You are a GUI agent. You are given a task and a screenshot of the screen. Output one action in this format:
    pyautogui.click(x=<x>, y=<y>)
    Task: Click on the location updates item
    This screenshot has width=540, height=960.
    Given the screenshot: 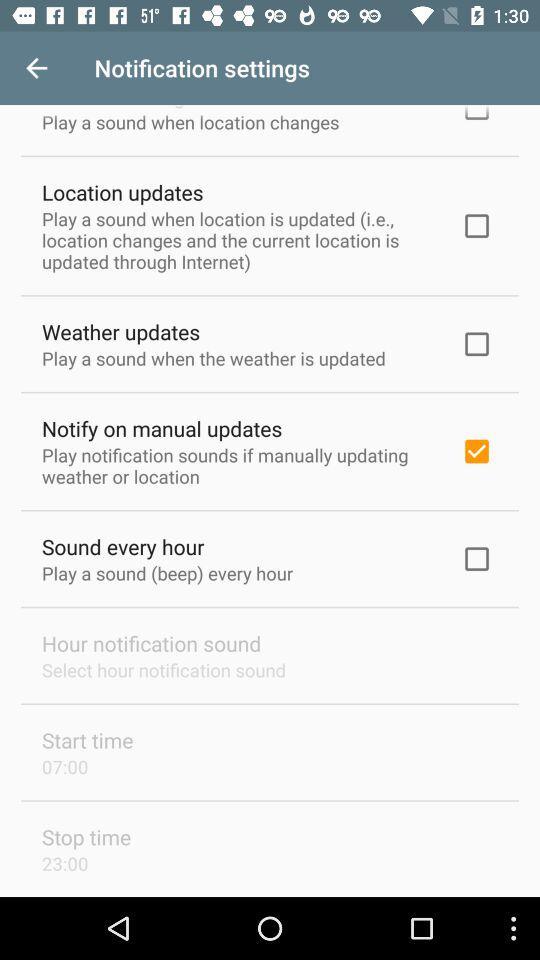 What is the action you would take?
    pyautogui.click(x=122, y=192)
    